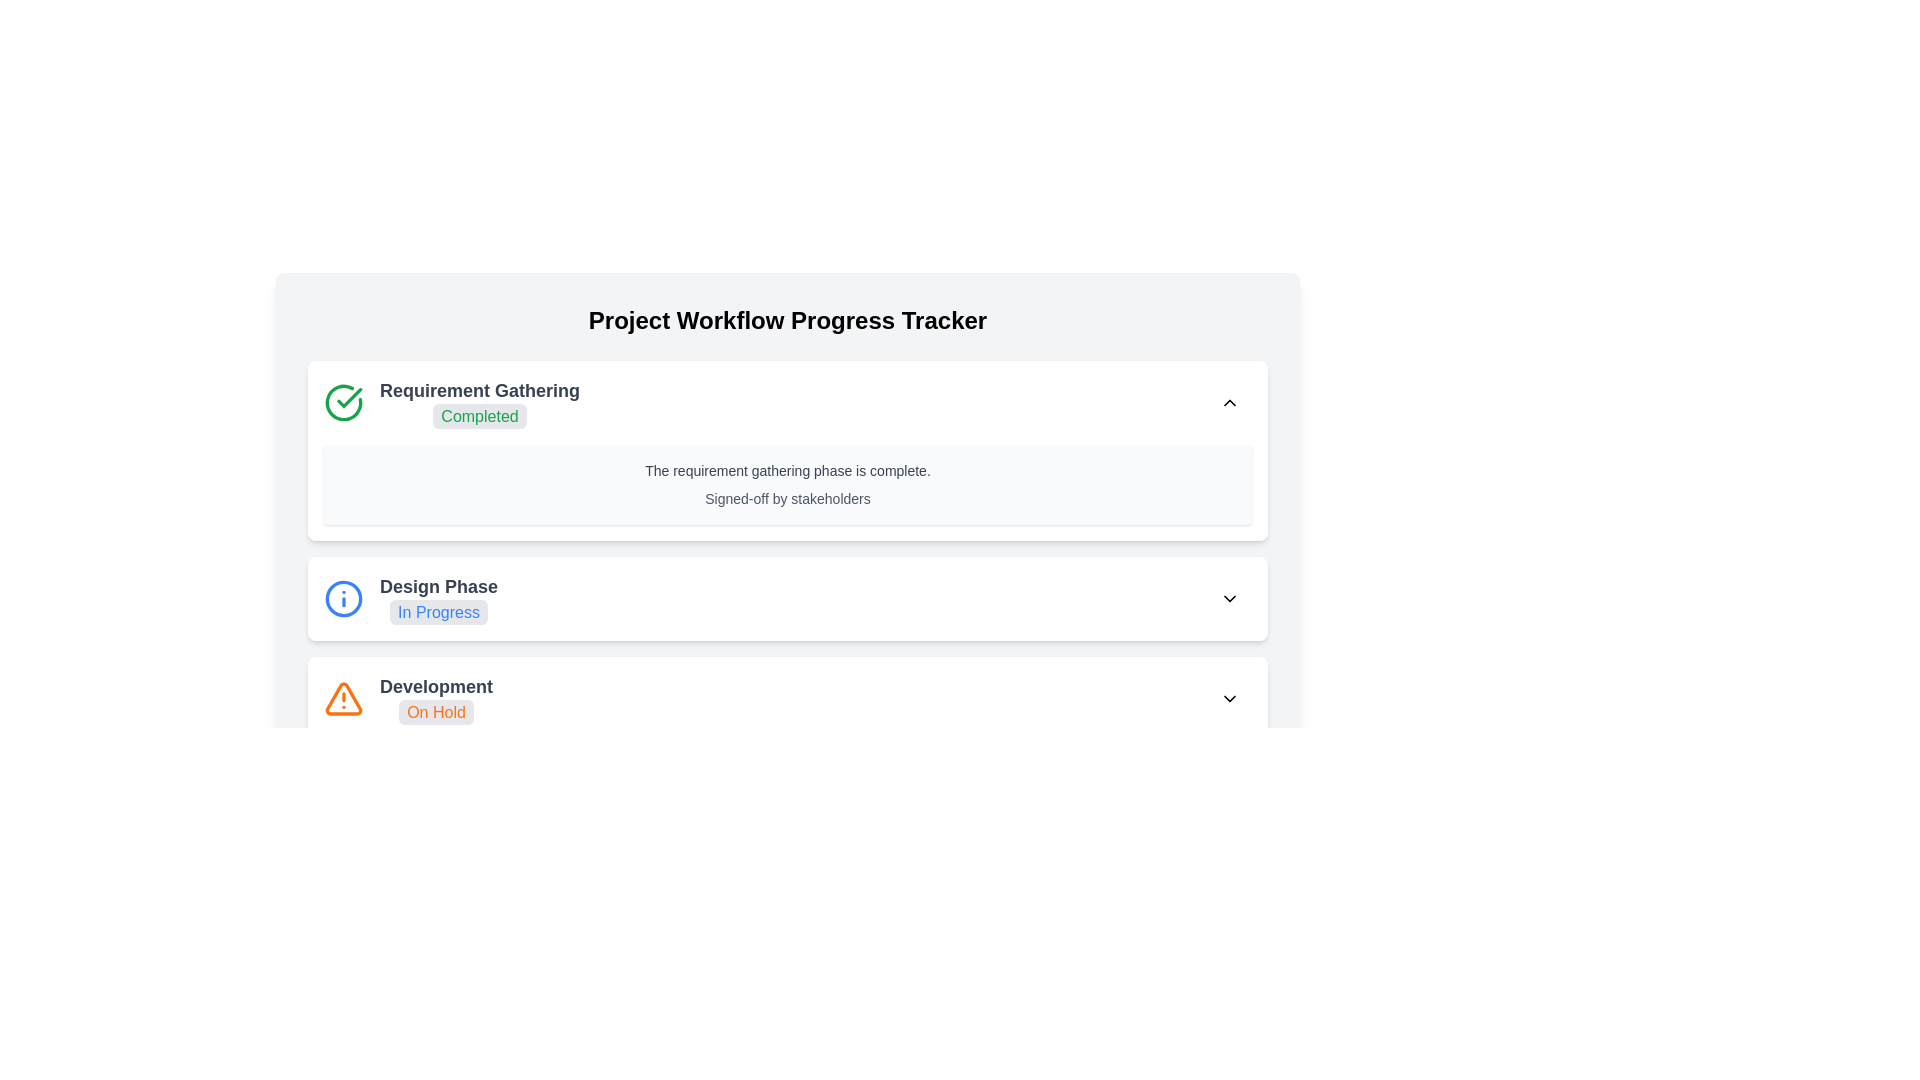 Image resolution: width=1920 pixels, height=1080 pixels. I want to click on the triangular caution symbol with an orange outline and centered exclamation mark located in the 'Development' section, to the left of the 'On Hold' text, so click(344, 697).